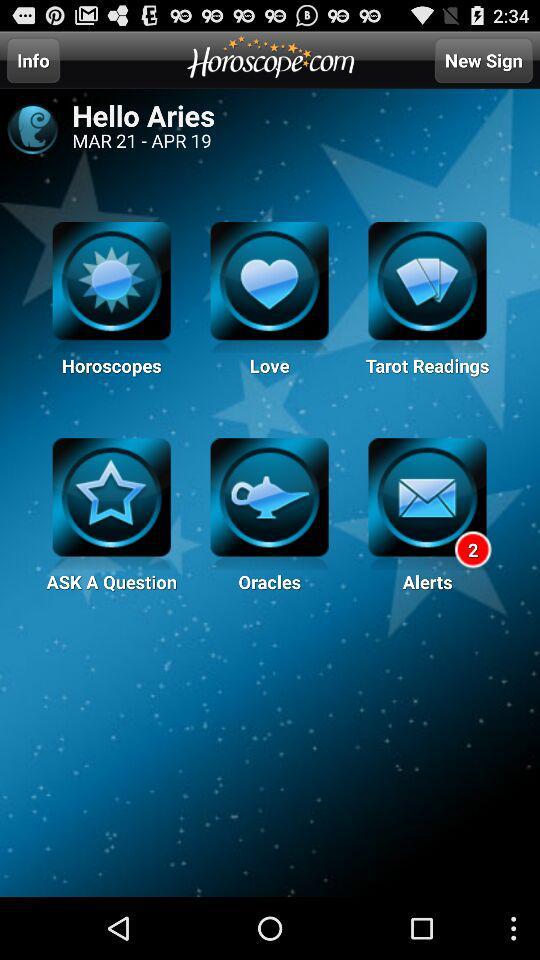 The height and width of the screenshot is (960, 540). I want to click on text message inbox, so click(426, 503).